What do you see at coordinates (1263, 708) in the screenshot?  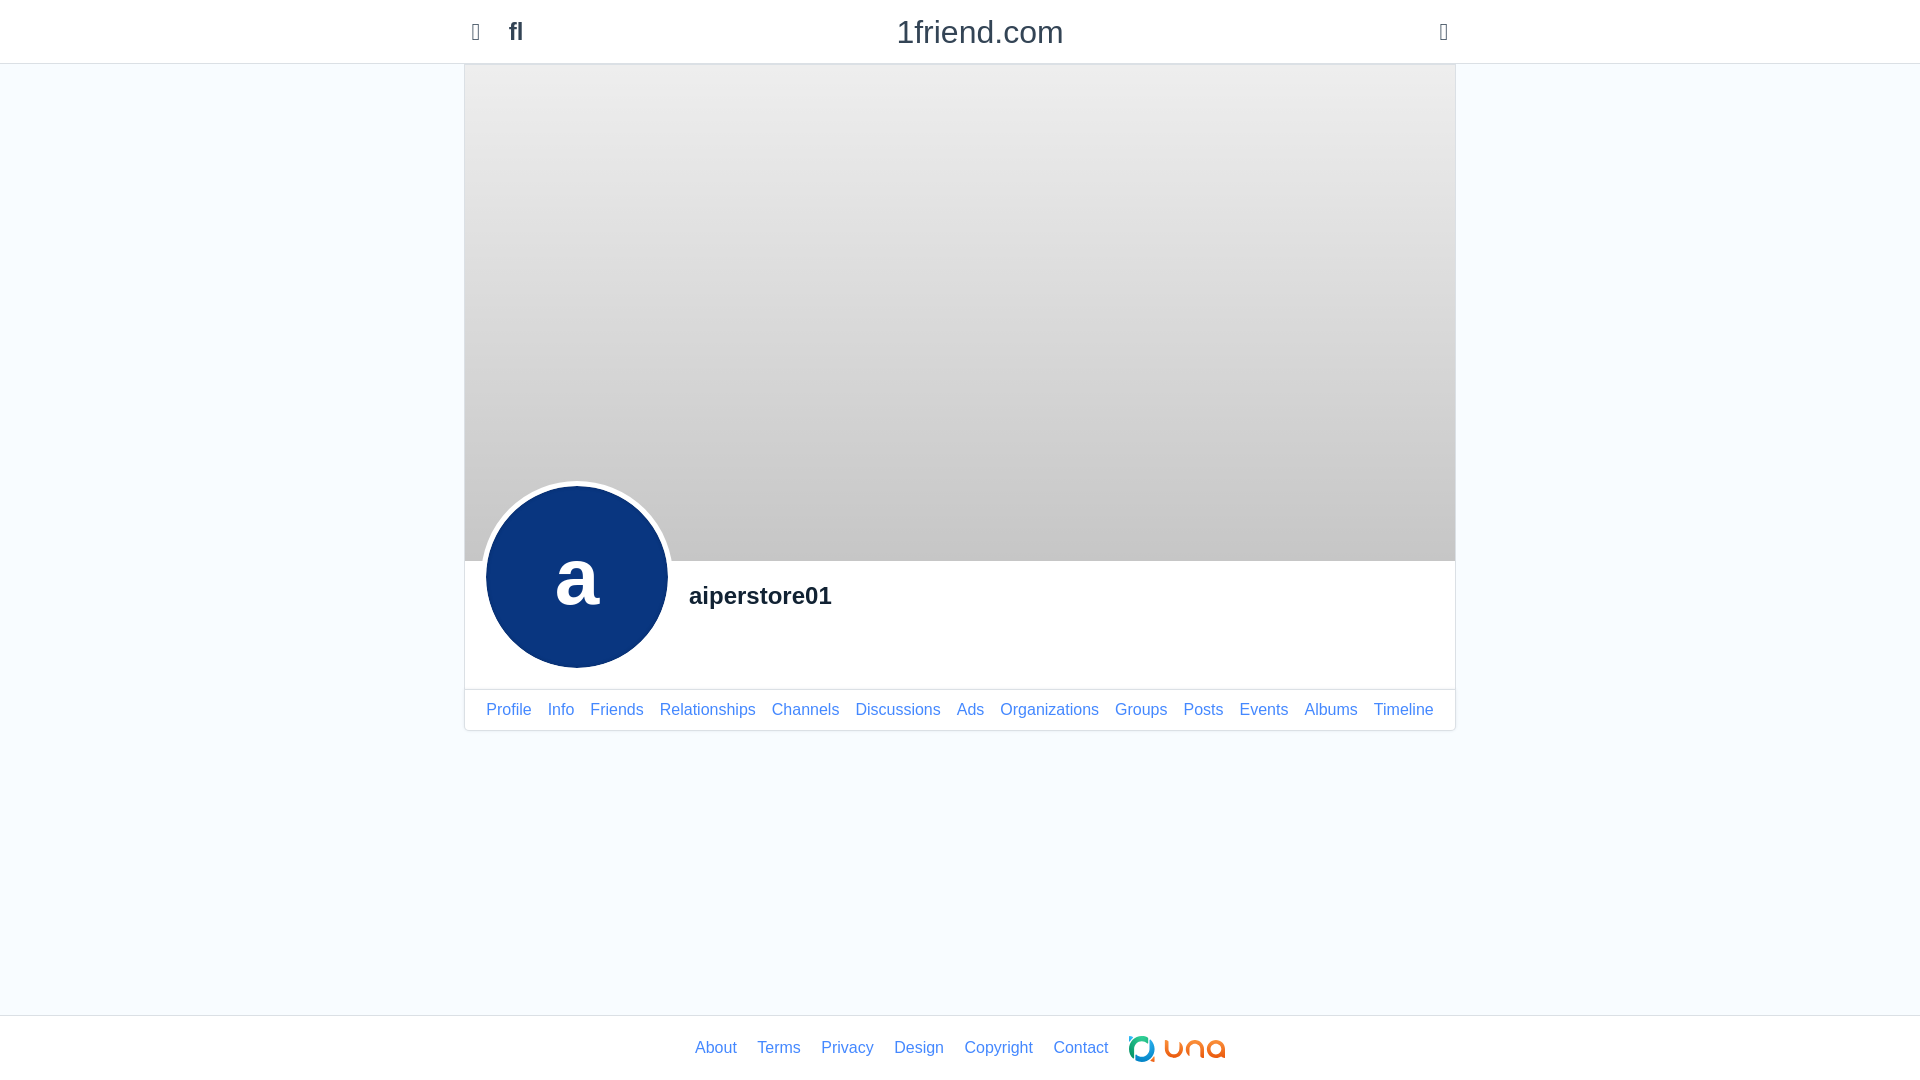 I see `'Events'` at bounding box center [1263, 708].